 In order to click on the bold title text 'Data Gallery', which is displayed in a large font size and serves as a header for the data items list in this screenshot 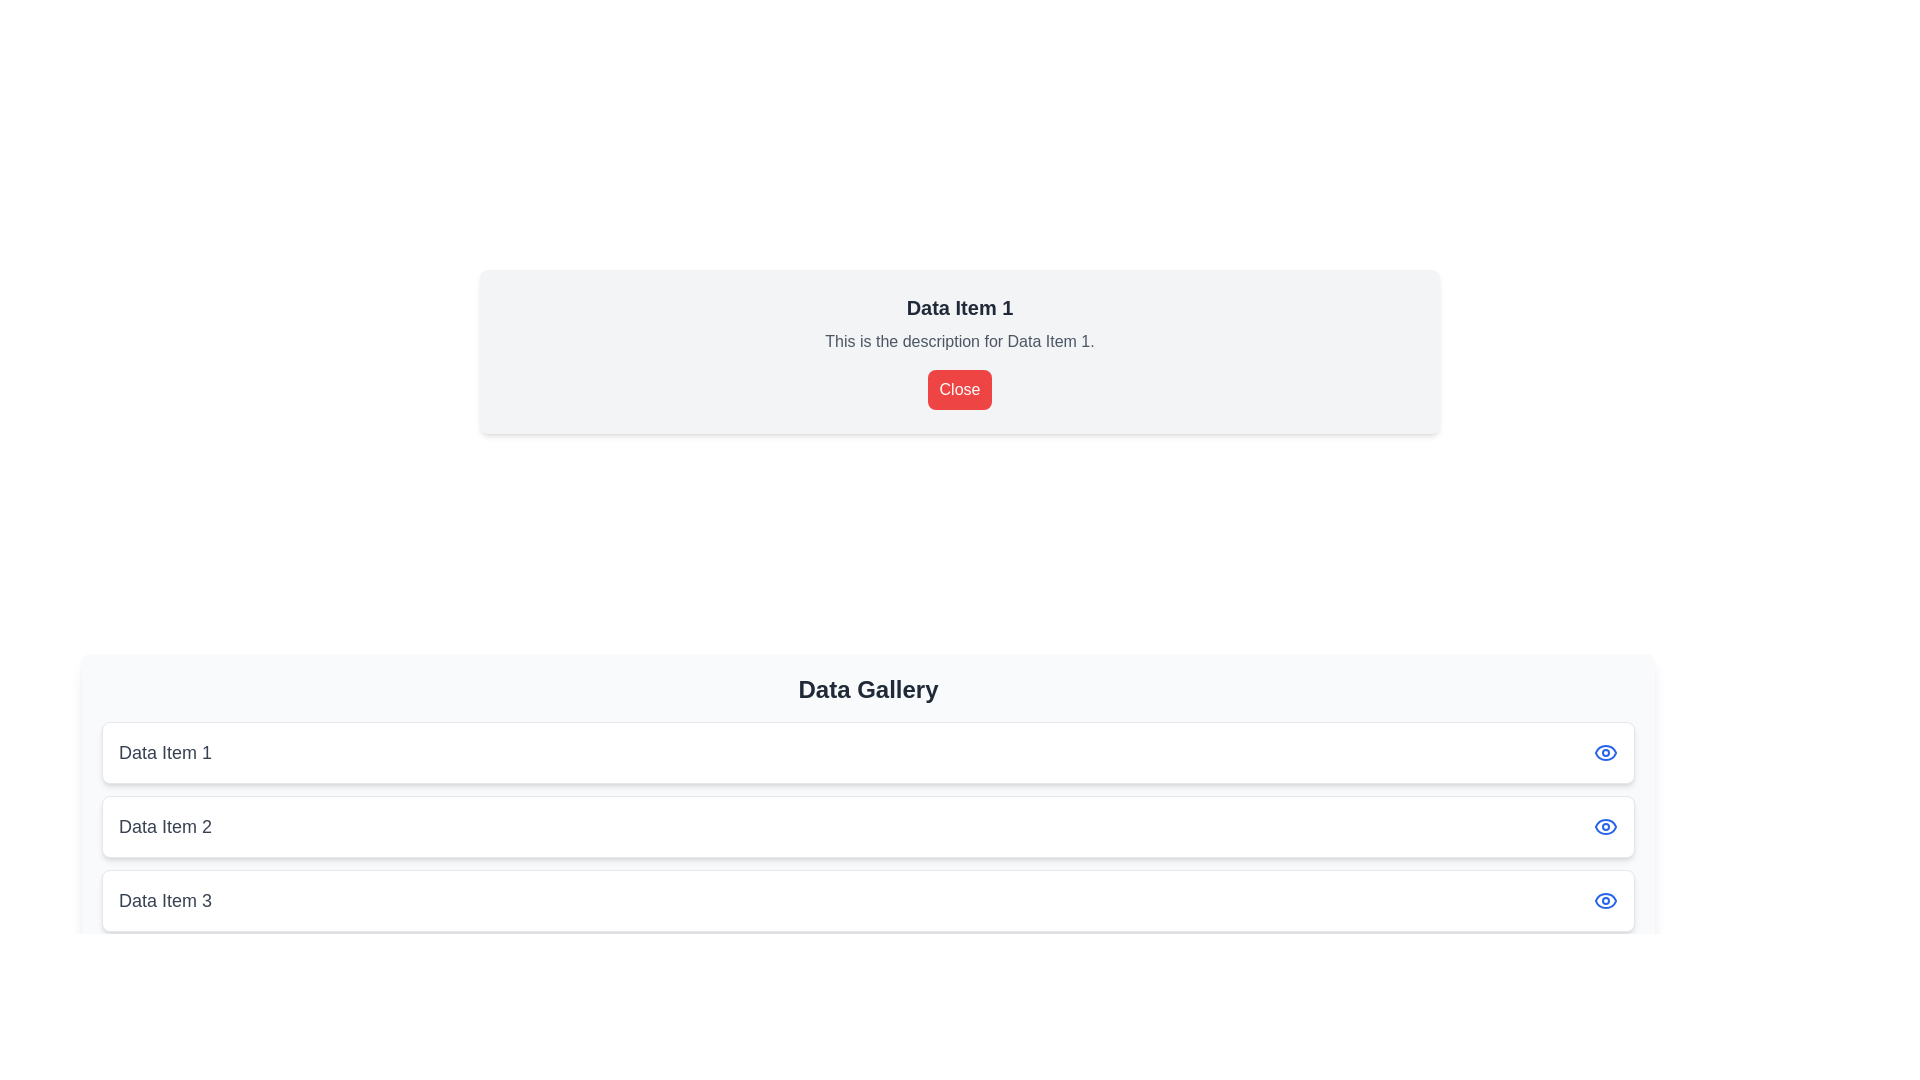, I will do `click(868, 689)`.